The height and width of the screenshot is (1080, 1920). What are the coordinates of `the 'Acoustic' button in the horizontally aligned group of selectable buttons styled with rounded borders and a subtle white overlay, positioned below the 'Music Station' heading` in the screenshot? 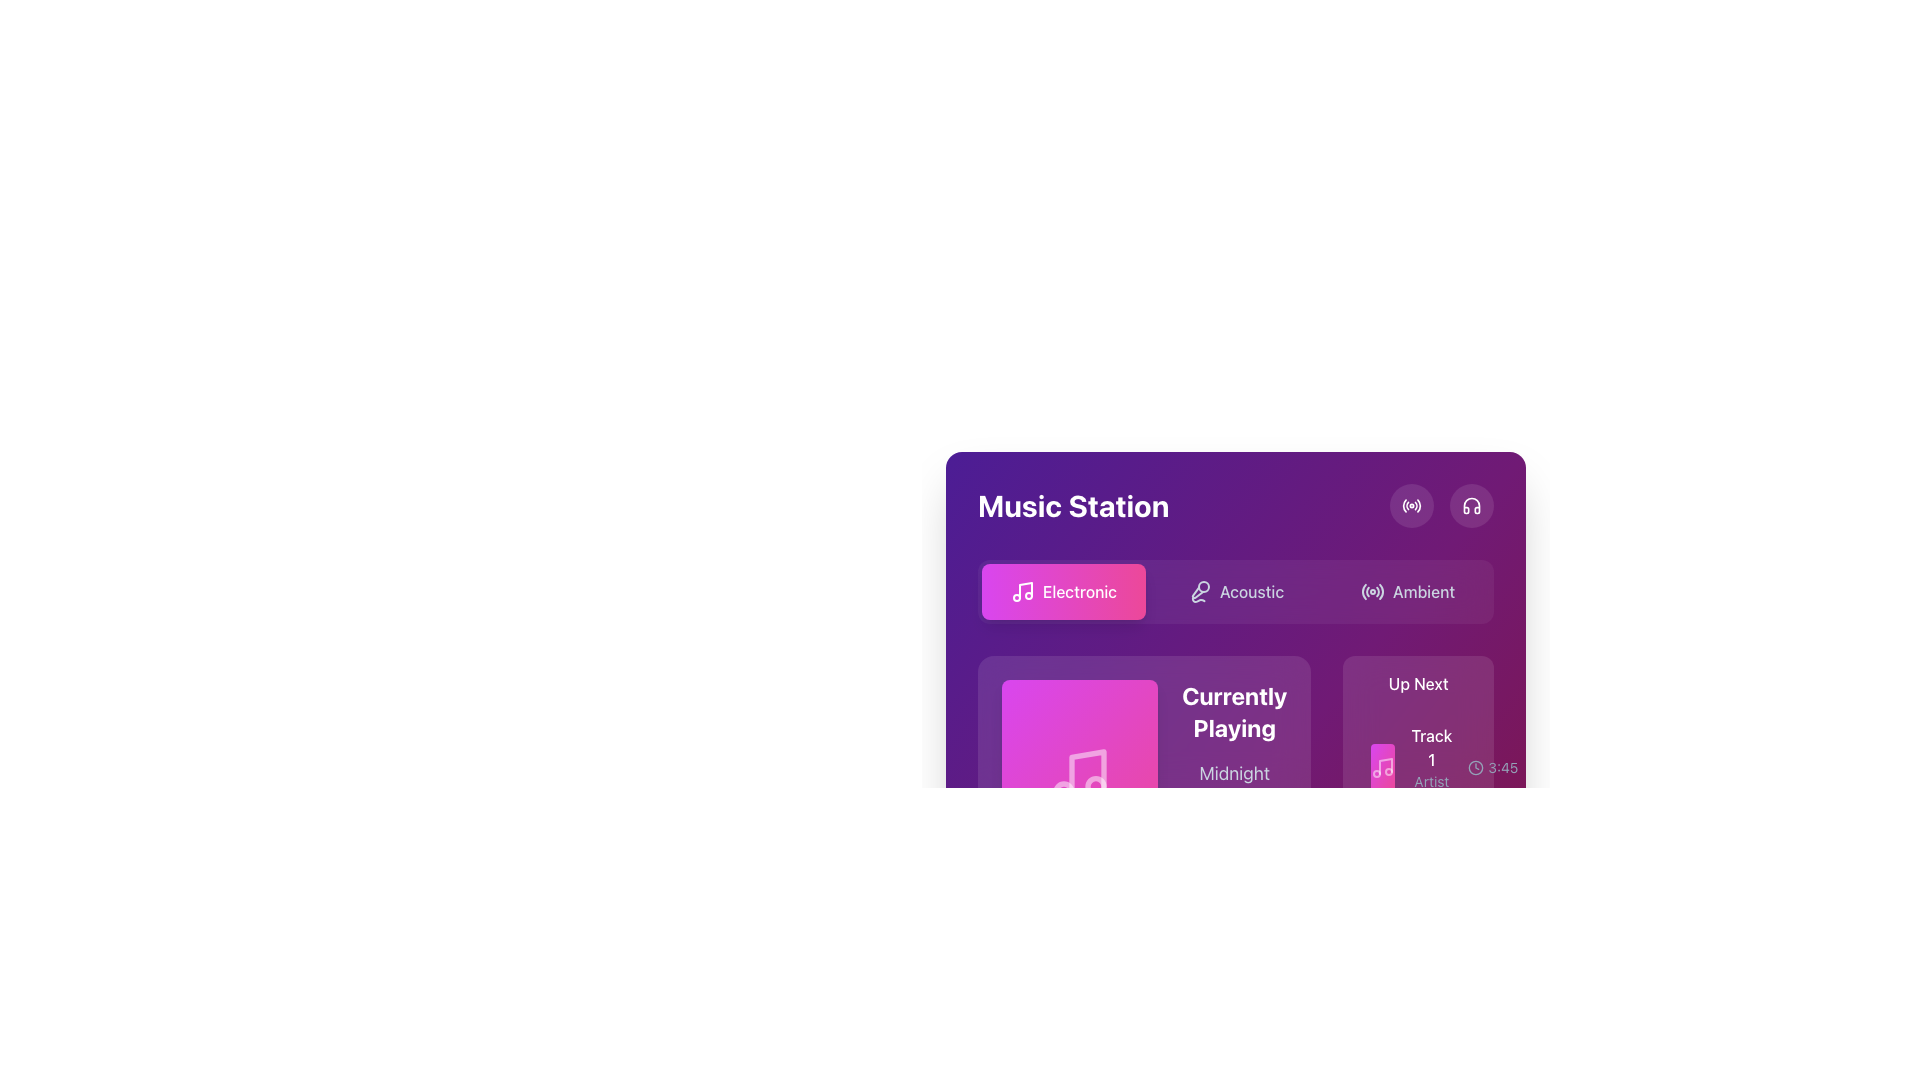 It's located at (1235, 590).